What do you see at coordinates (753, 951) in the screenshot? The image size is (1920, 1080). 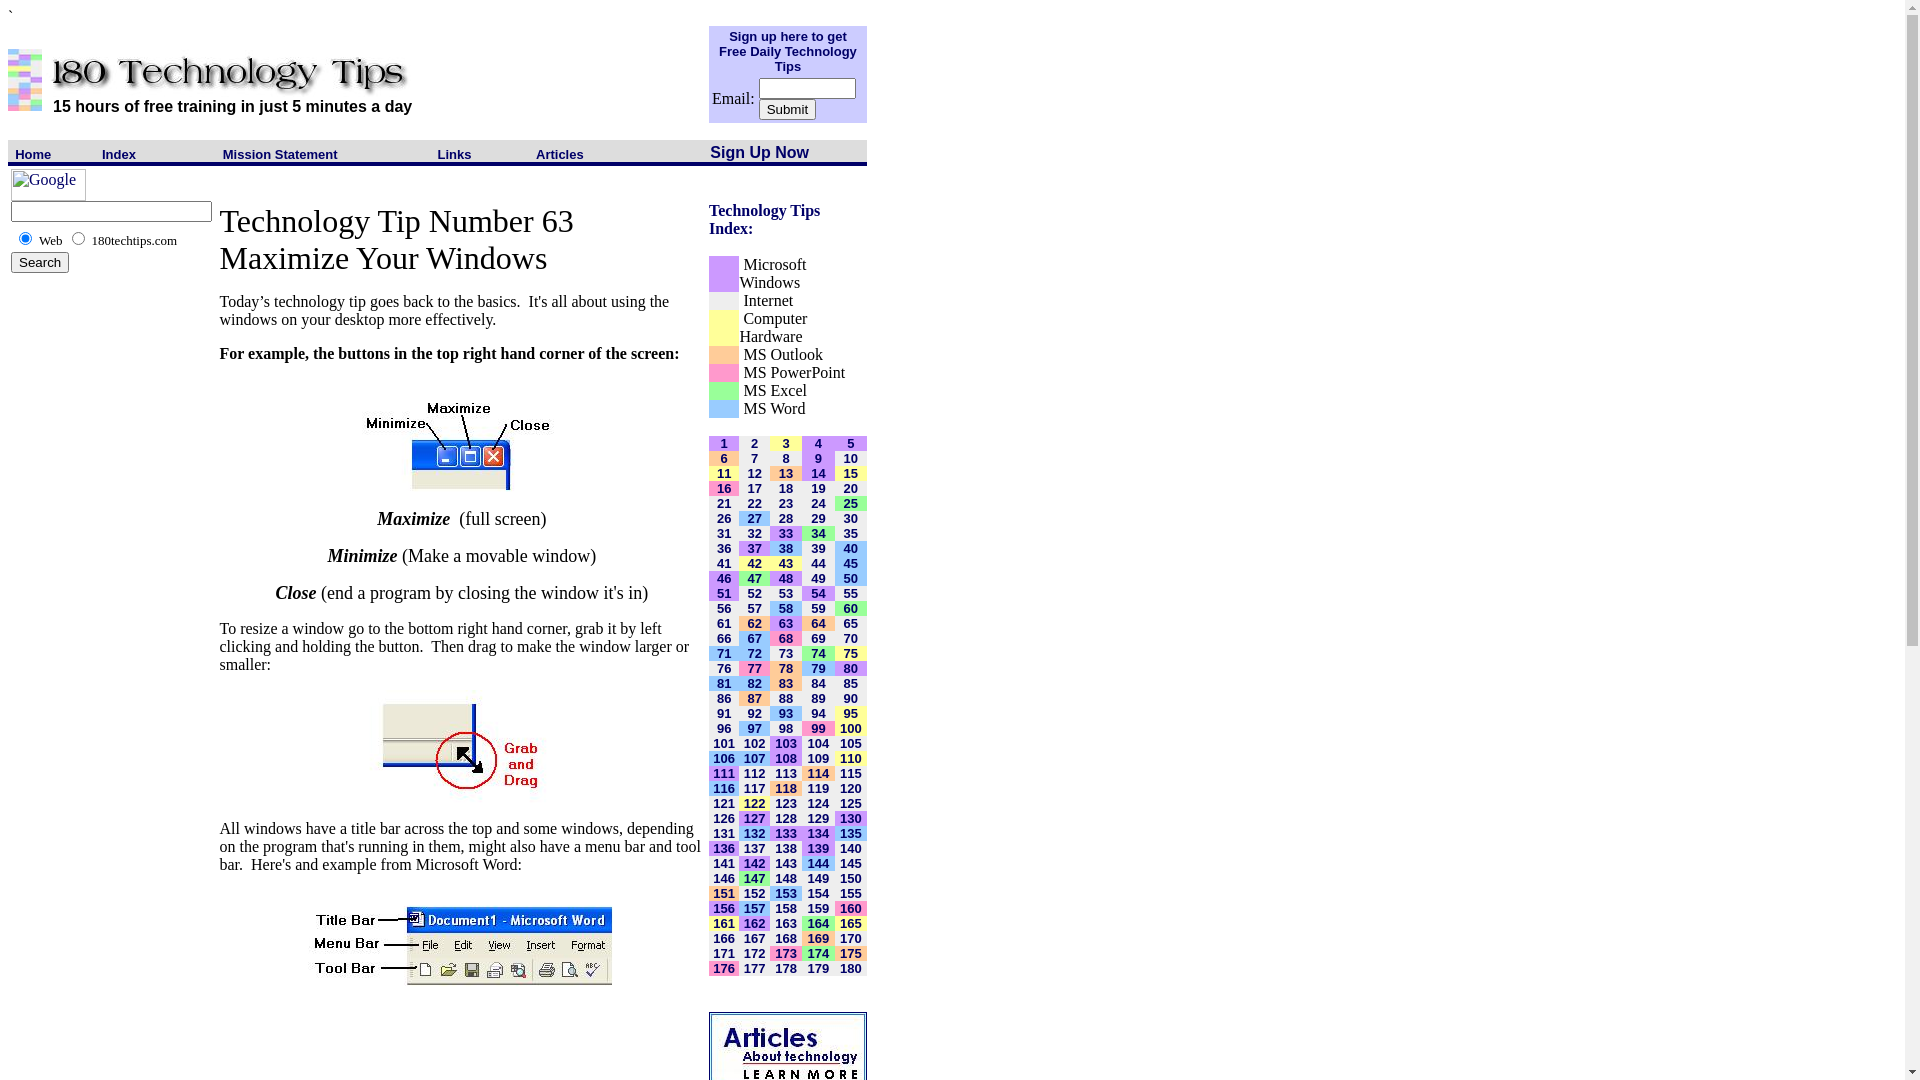 I see `'172'` at bounding box center [753, 951].